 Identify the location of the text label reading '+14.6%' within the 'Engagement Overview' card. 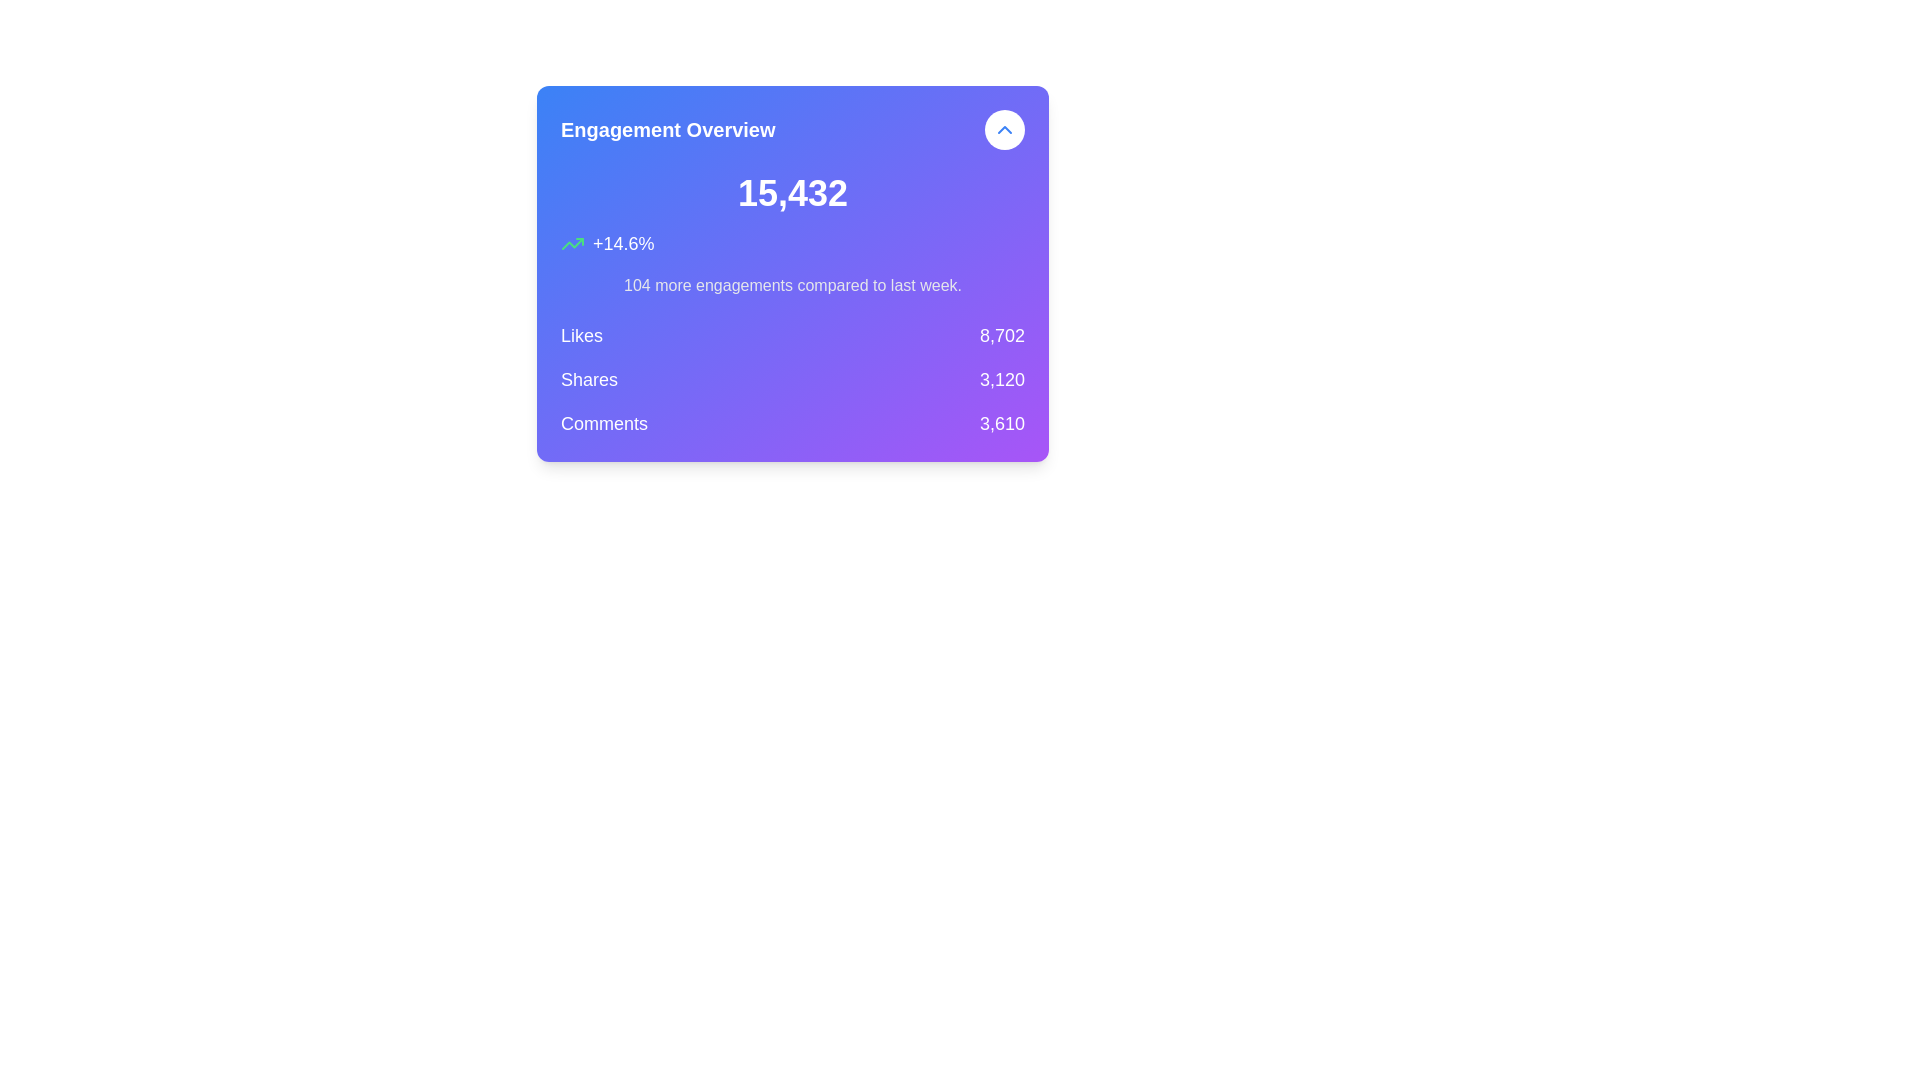
(622, 242).